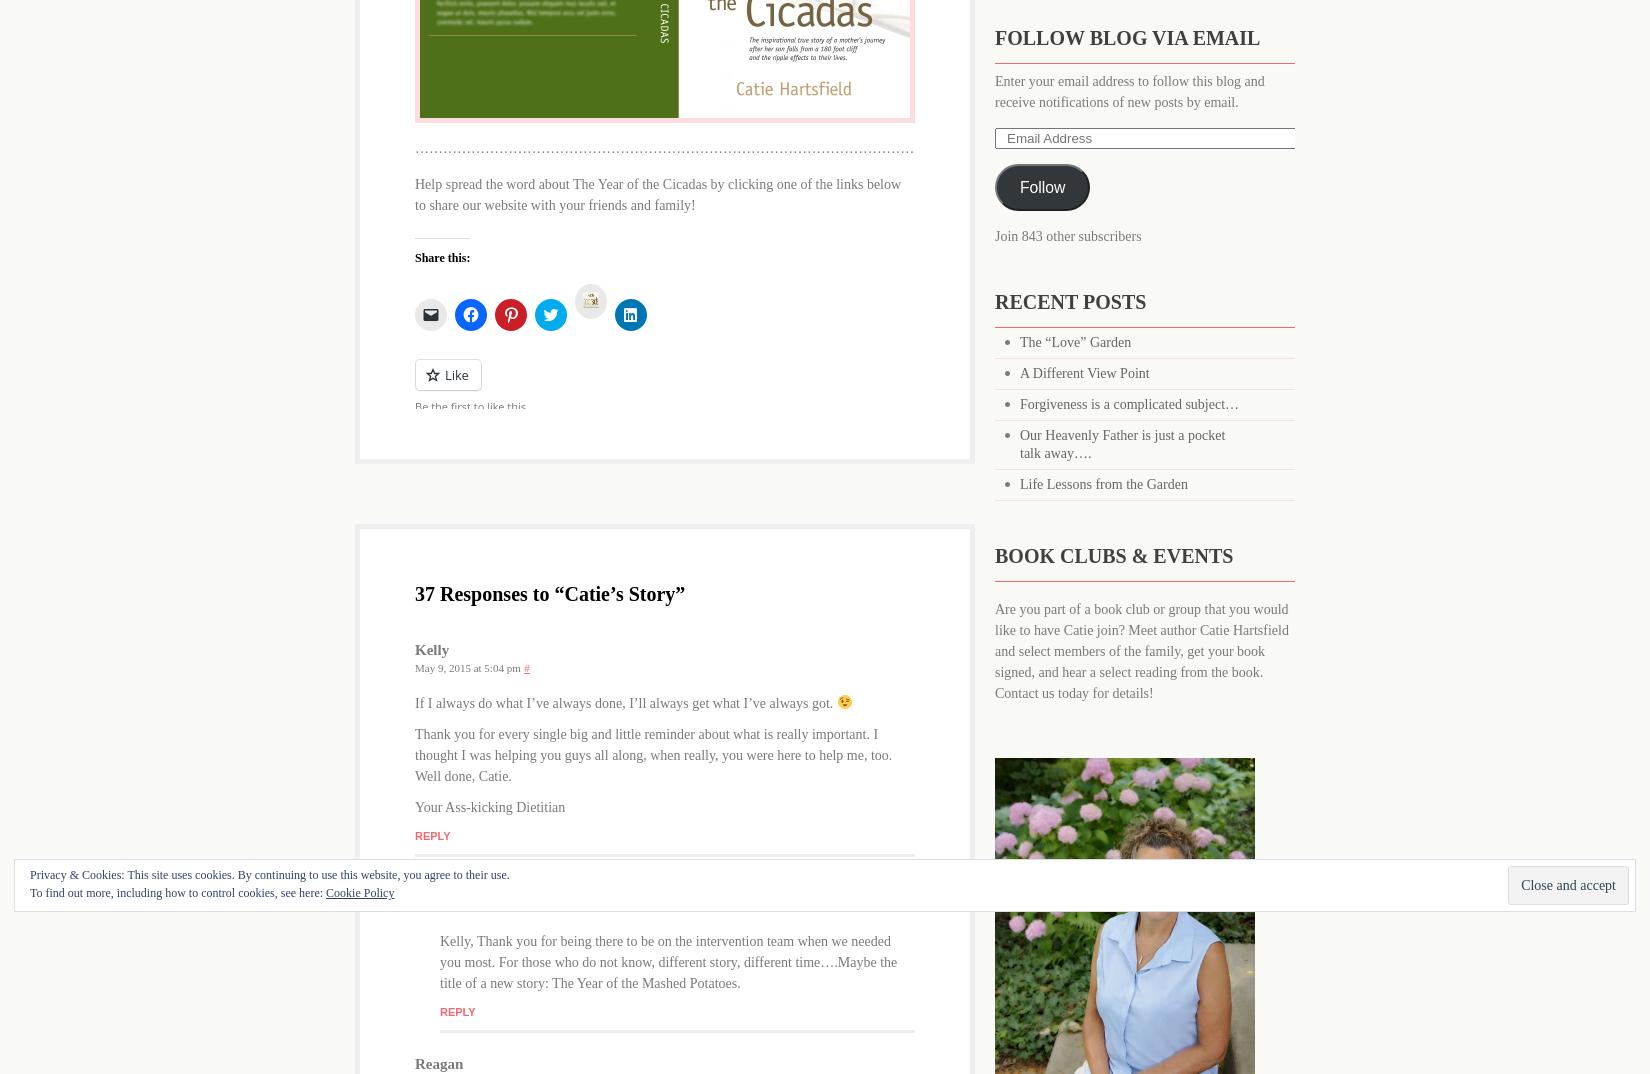 This screenshot has width=1650, height=1074. I want to click on 'Privacy & Cookies: This site uses cookies. By continuing to use this website, you agree to their use.', so click(269, 873).